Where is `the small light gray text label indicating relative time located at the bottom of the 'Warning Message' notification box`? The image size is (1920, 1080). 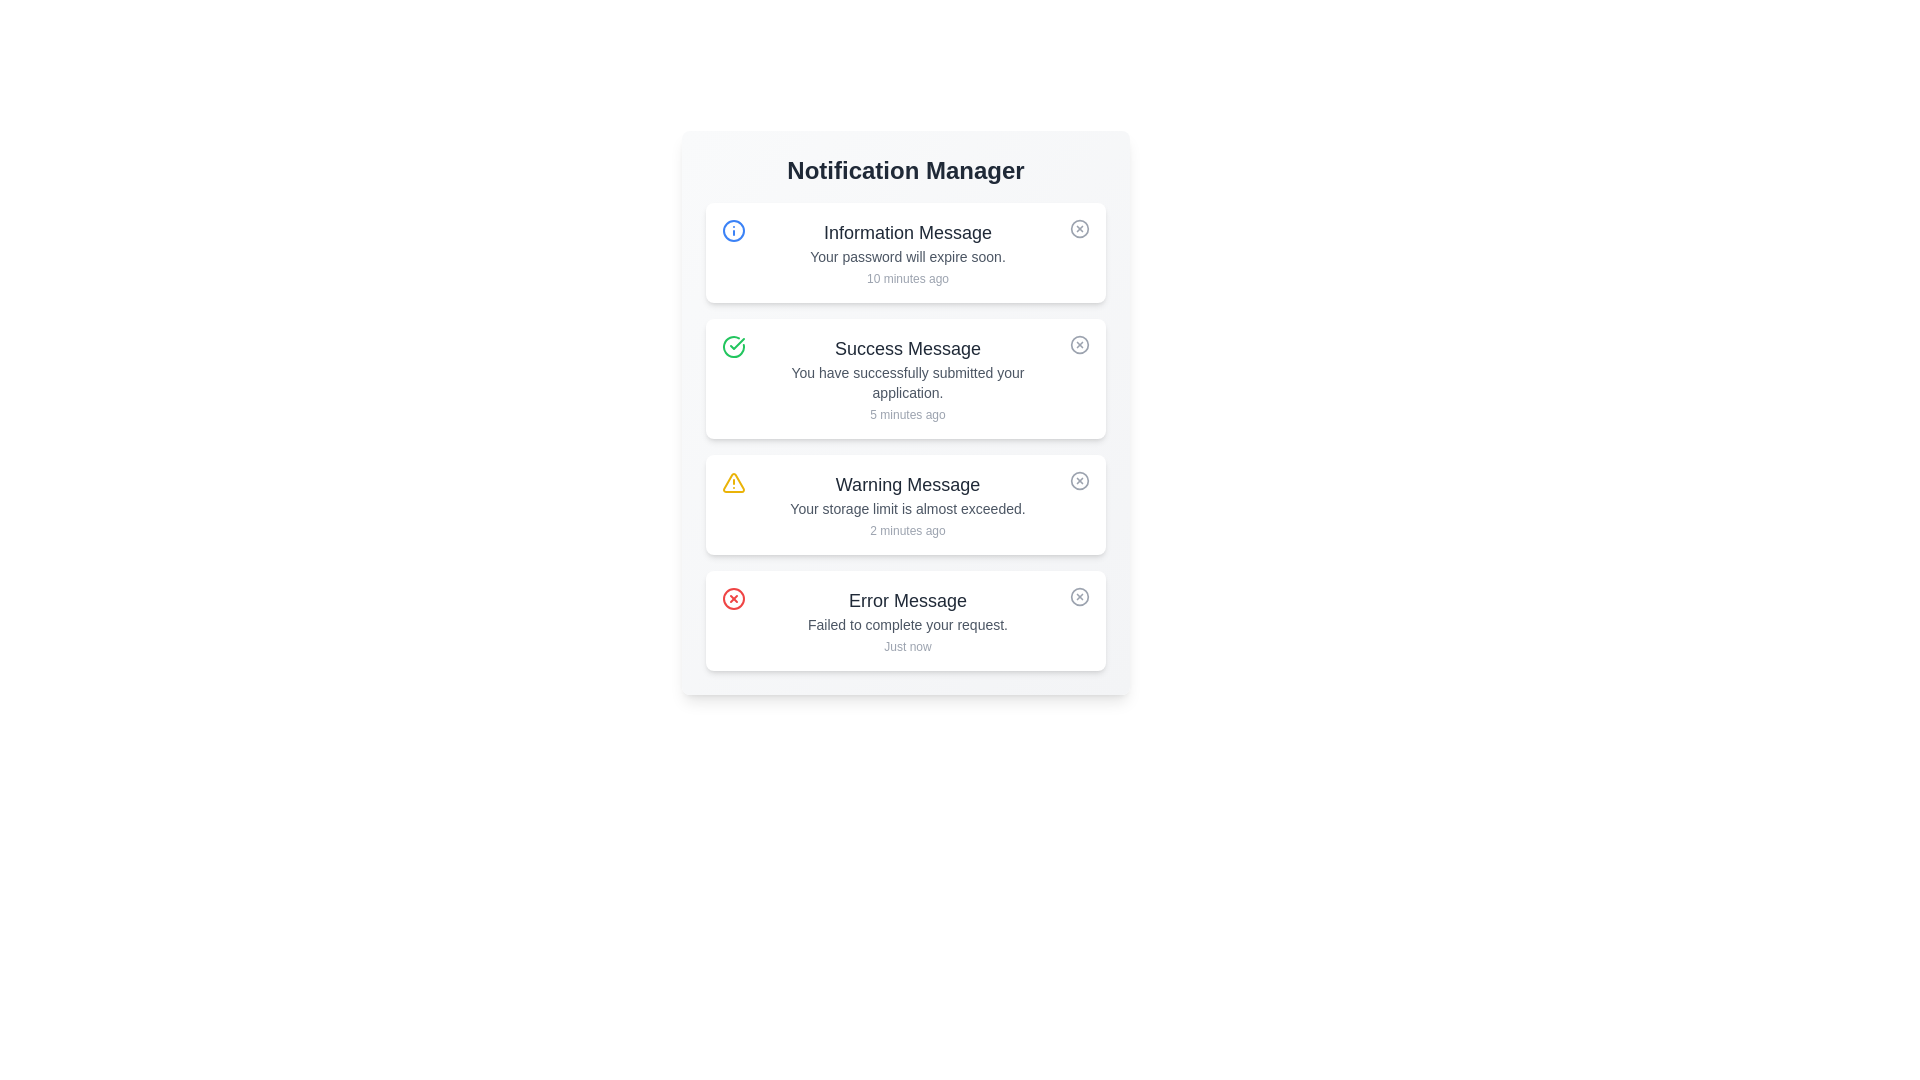
the small light gray text label indicating relative time located at the bottom of the 'Warning Message' notification box is located at coordinates (906, 530).